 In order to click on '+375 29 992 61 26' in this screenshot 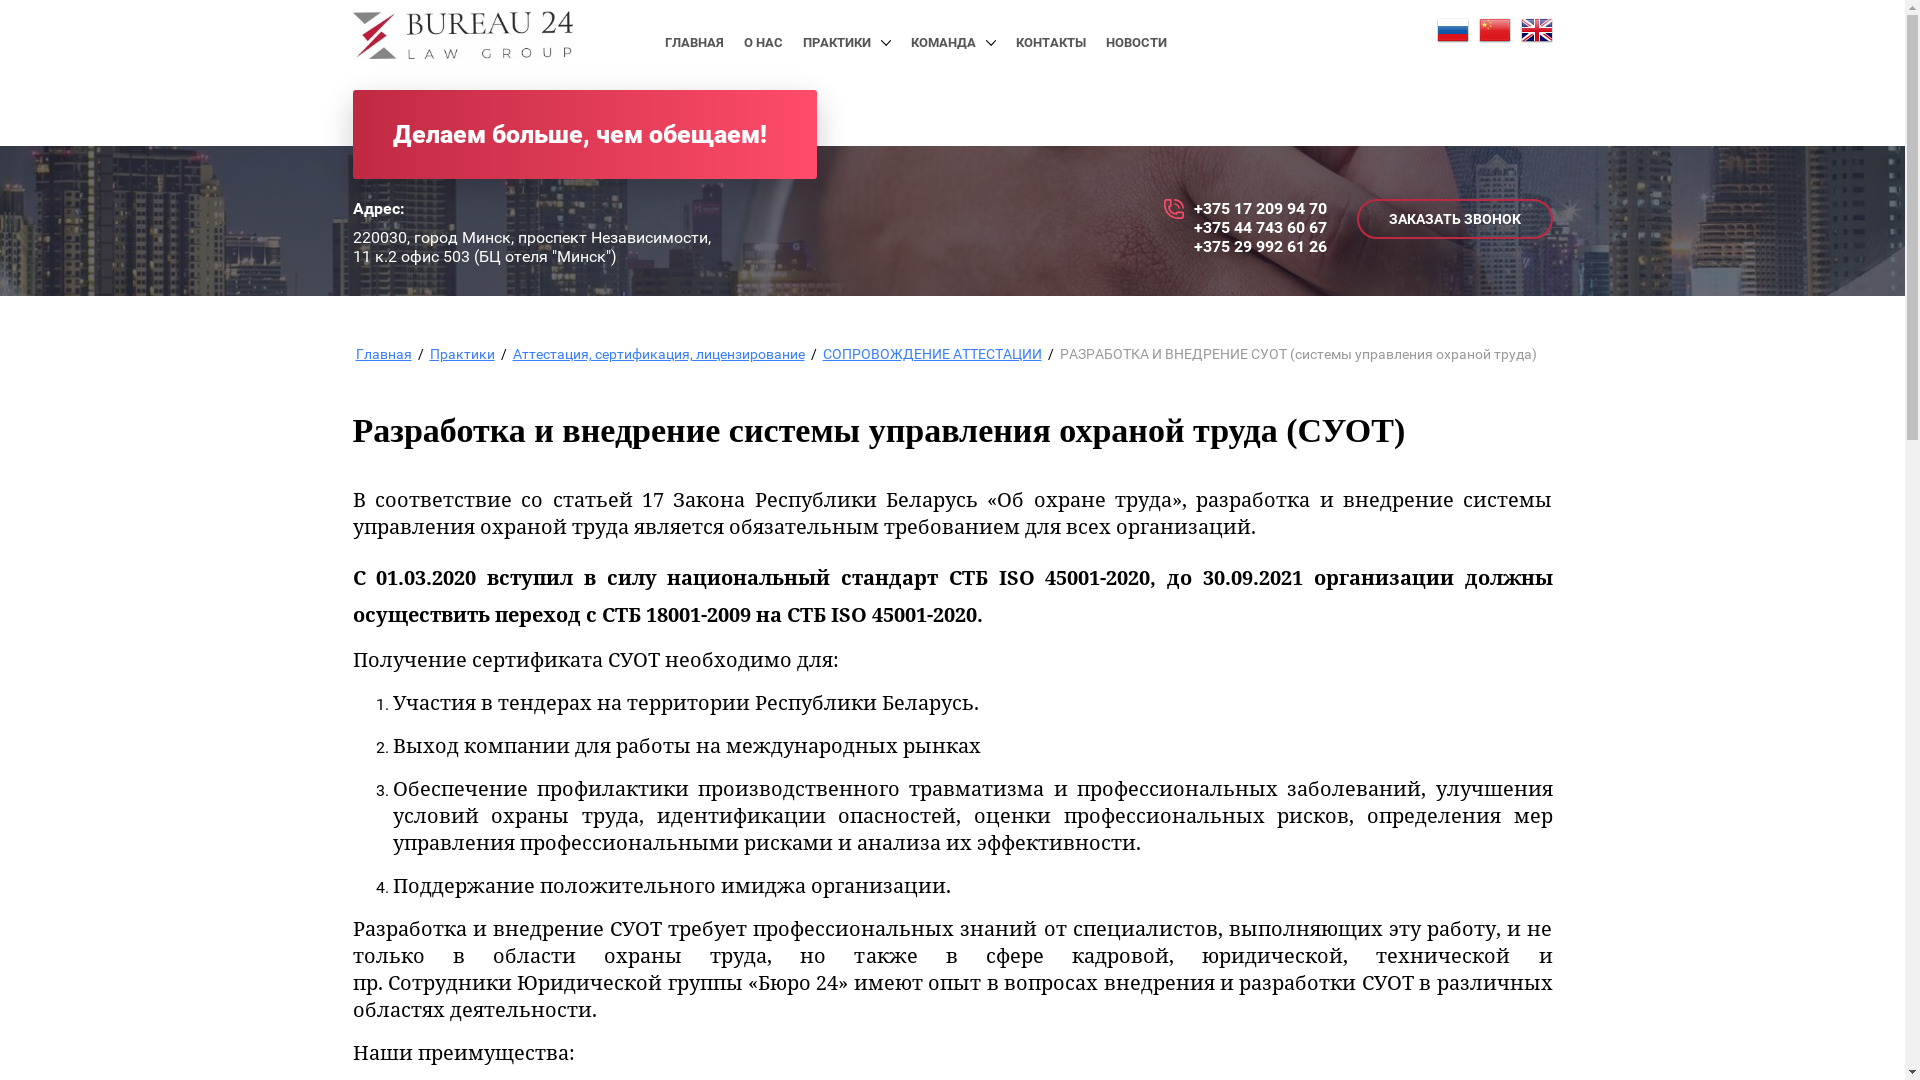, I will do `click(1259, 245)`.